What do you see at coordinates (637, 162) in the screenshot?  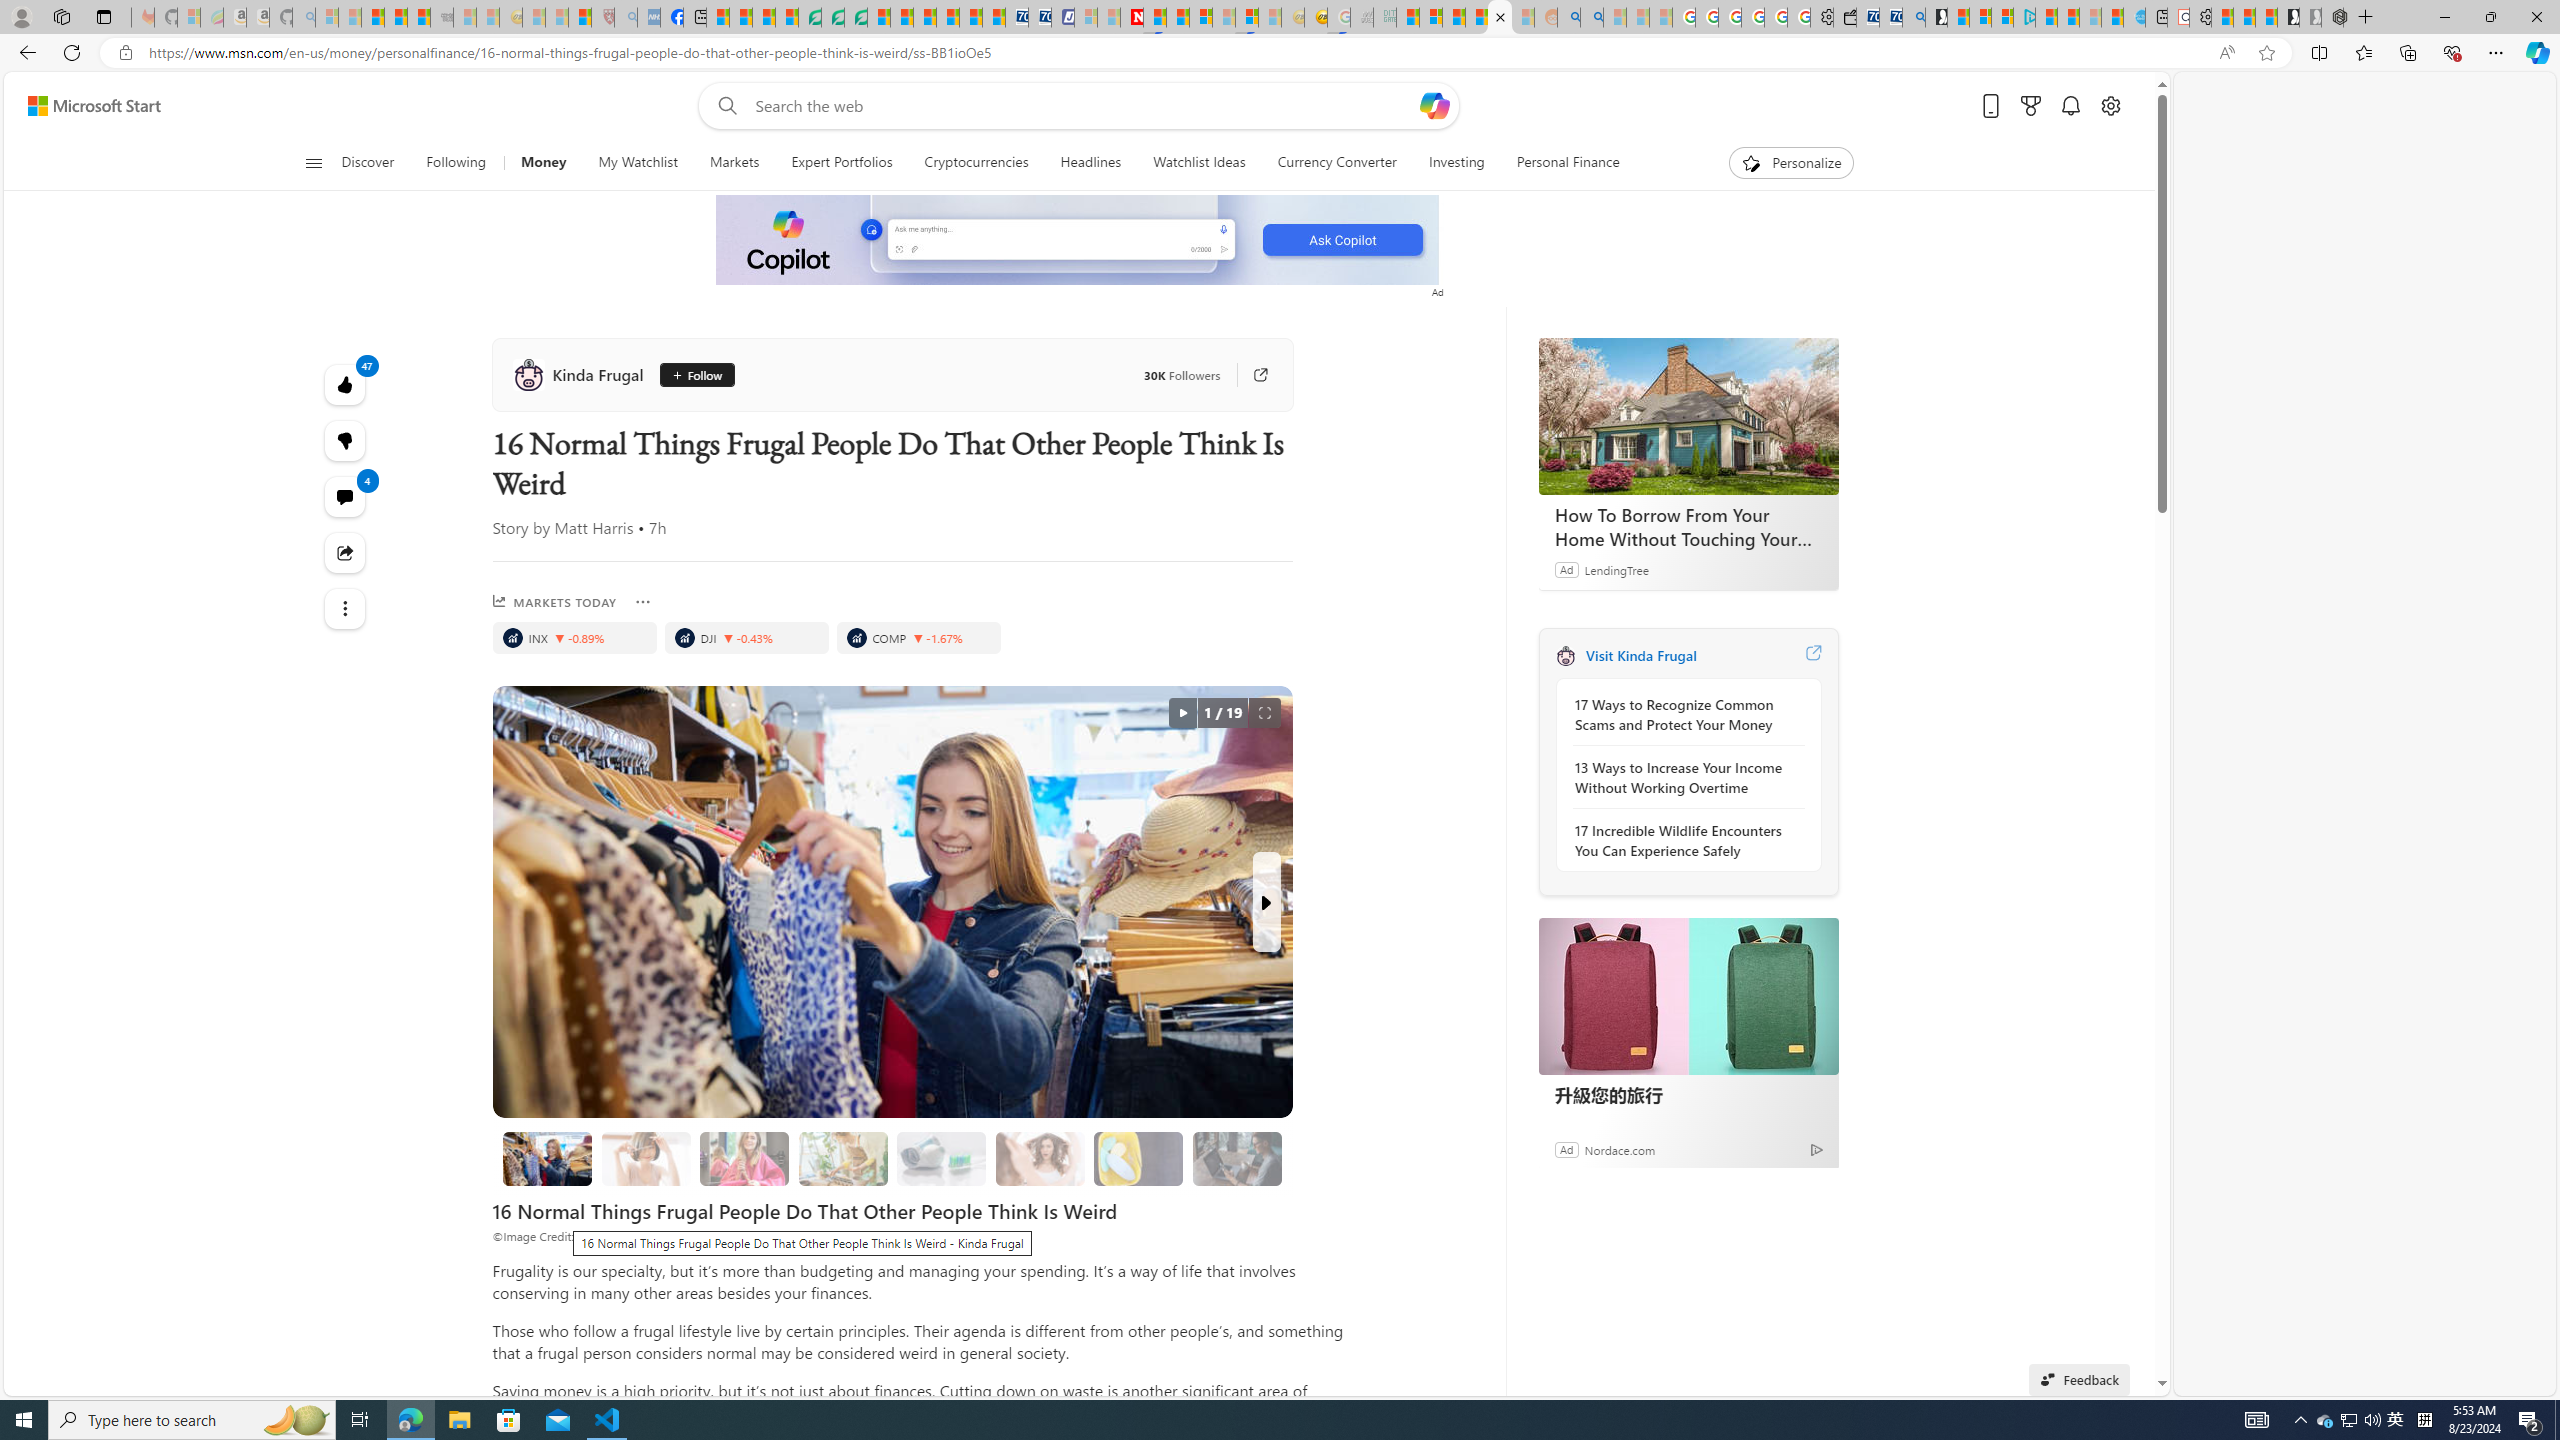 I see `'My Watchlist'` at bounding box center [637, 162].